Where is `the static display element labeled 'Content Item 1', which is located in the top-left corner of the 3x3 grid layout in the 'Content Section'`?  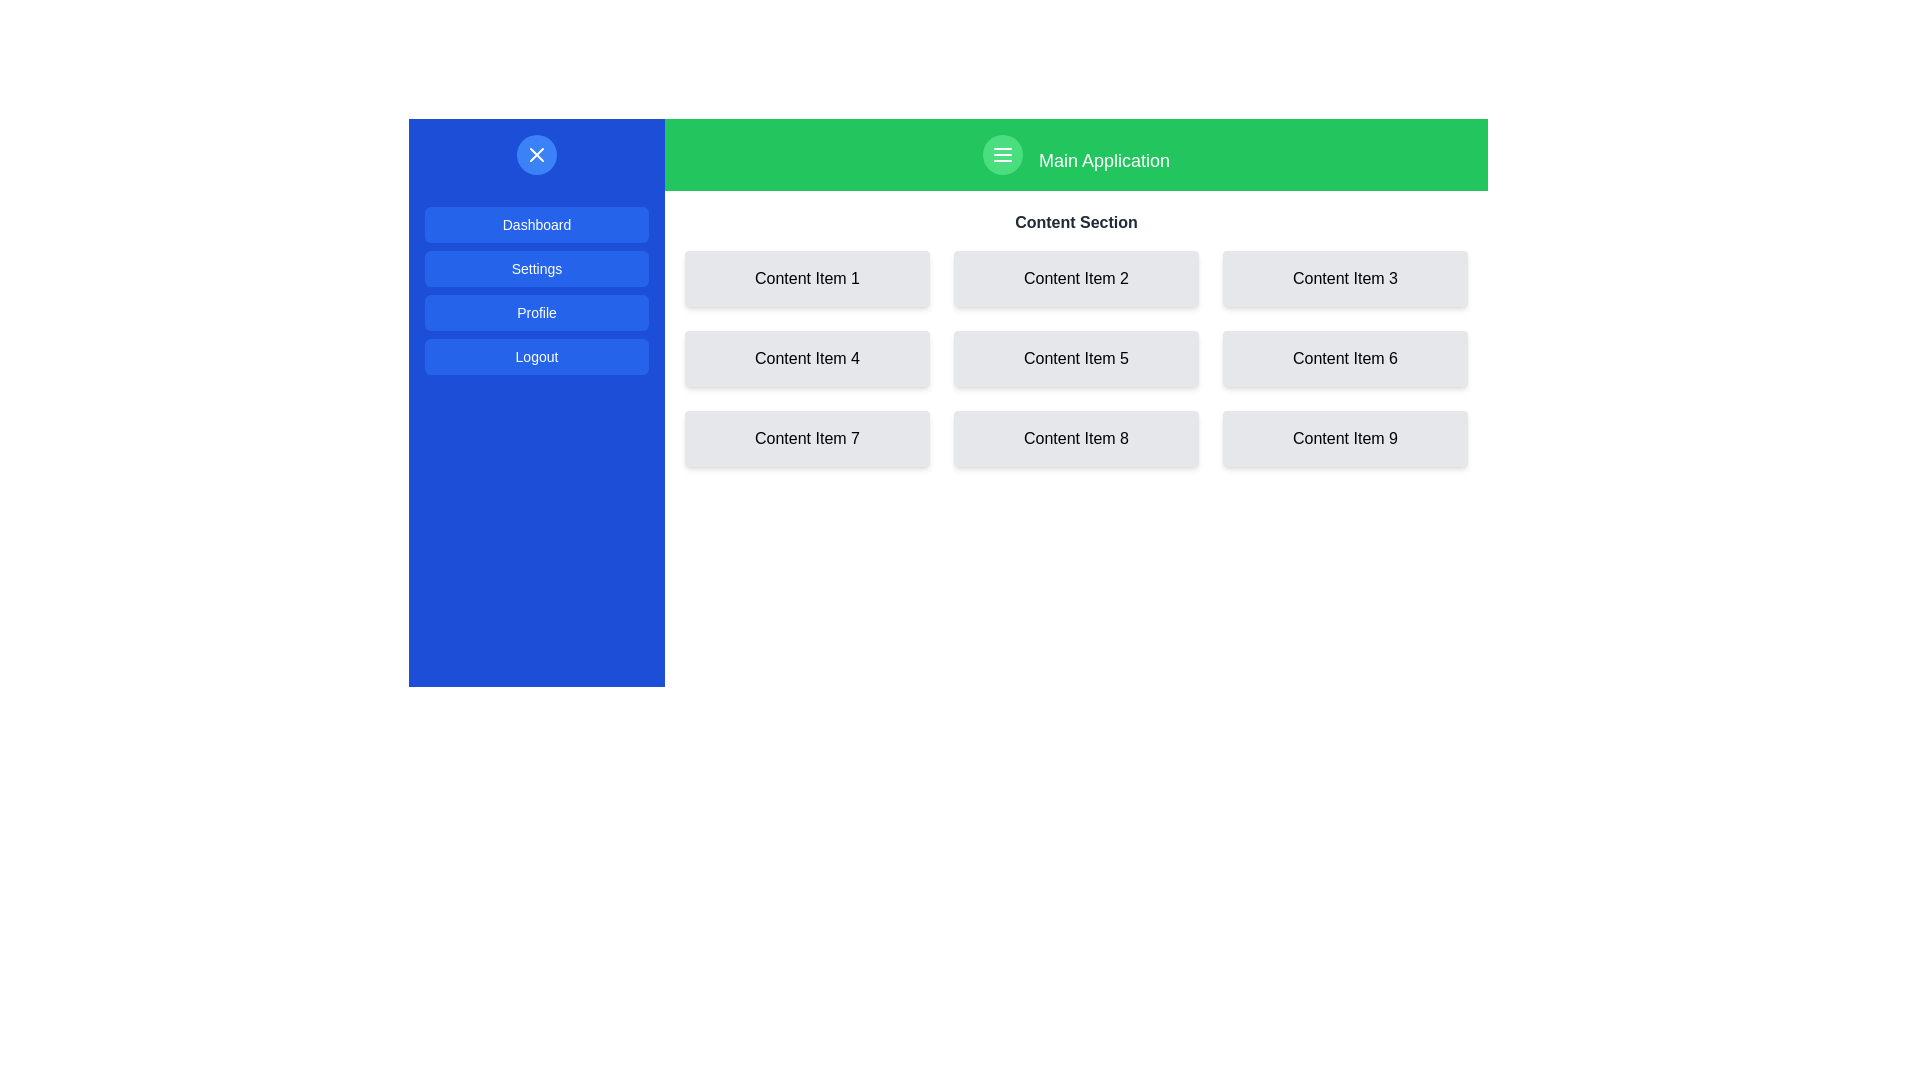
the static display element labeled 'Content Item 1', which is located in the top-left corner of the 3x3 grid layout in the 'Content Section' is located at coordinates (807, 278).